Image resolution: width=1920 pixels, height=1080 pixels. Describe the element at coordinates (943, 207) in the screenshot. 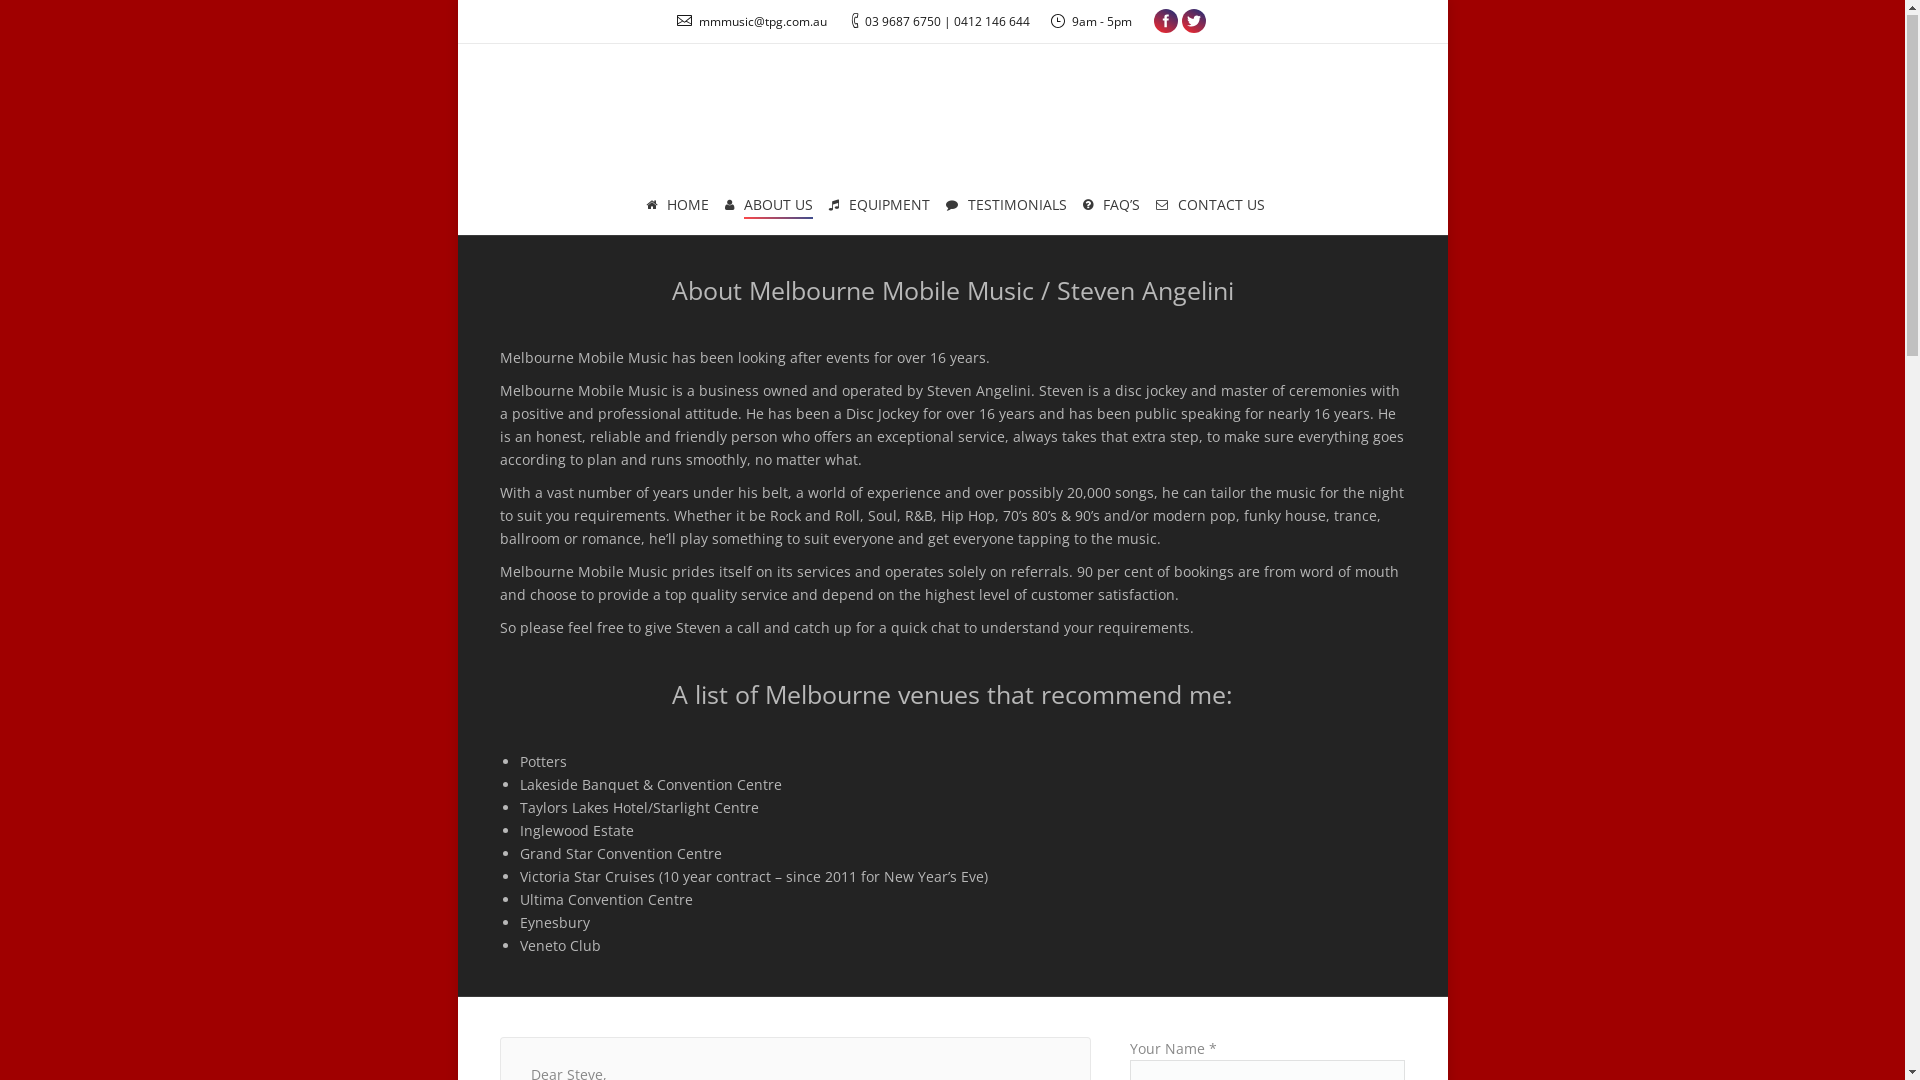

I see `'TESTIMONIALS'` at that location.